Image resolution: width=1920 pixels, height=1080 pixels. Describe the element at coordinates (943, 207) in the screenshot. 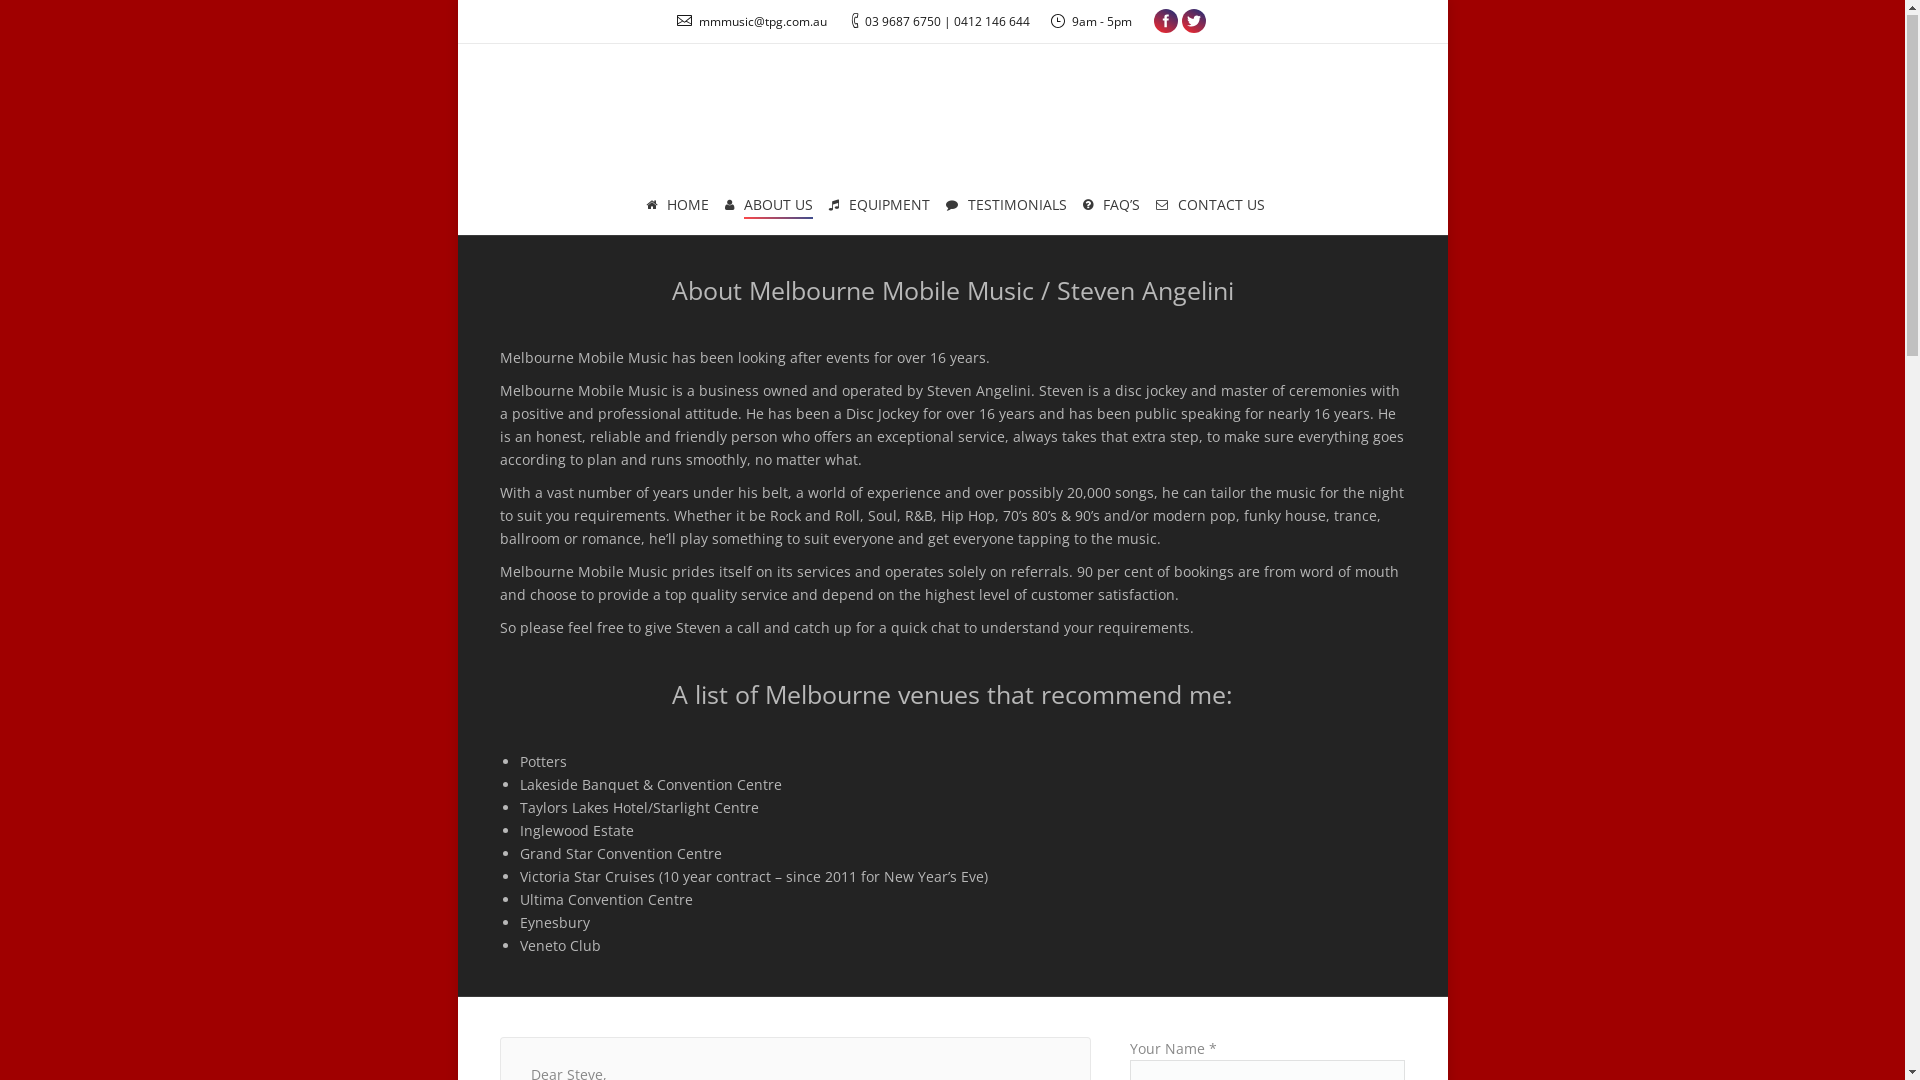

I see `'TESTIMONIALS'` at that location.